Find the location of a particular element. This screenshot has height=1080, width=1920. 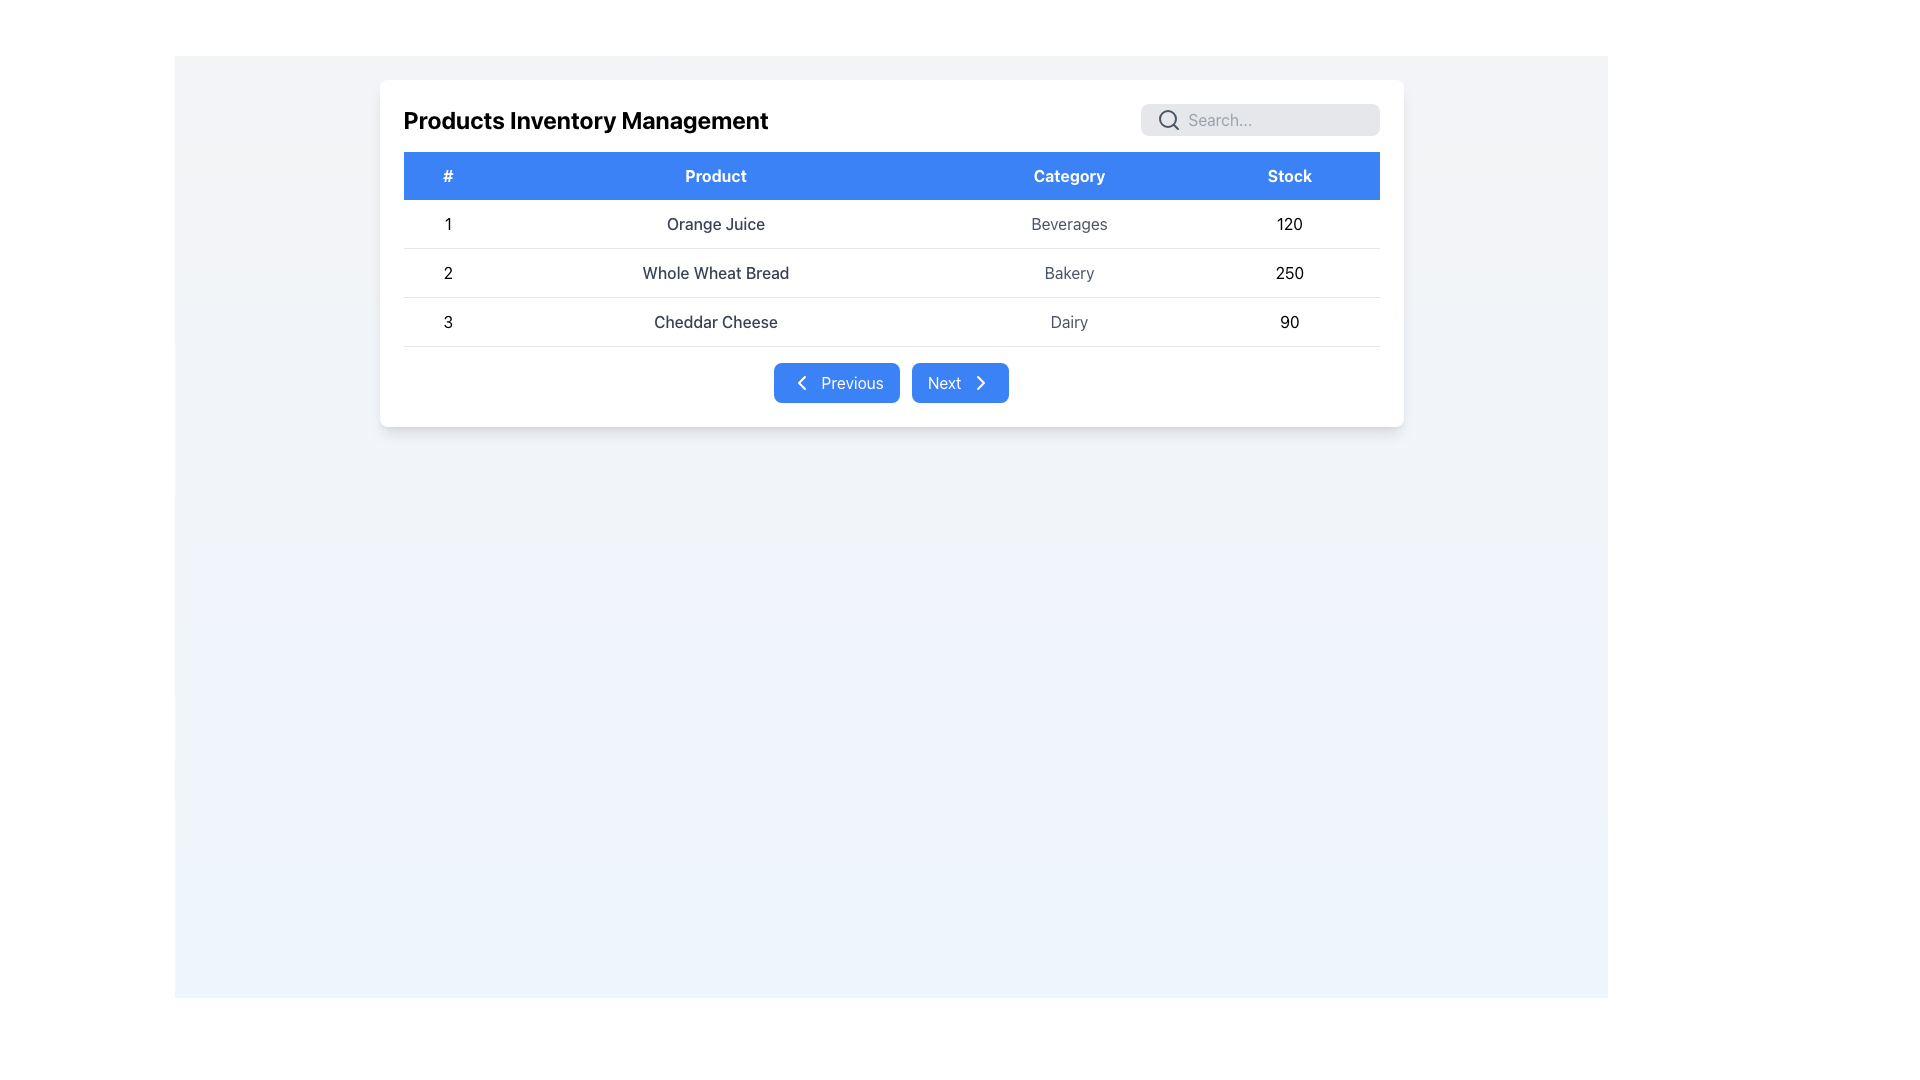

the static text field displaying the number '250' in the rightmost column of the second row under the 'Stock' category, aligned with 'Bakery' and 'Whole Wheat Bread' is located at coordinates (1289, 273).